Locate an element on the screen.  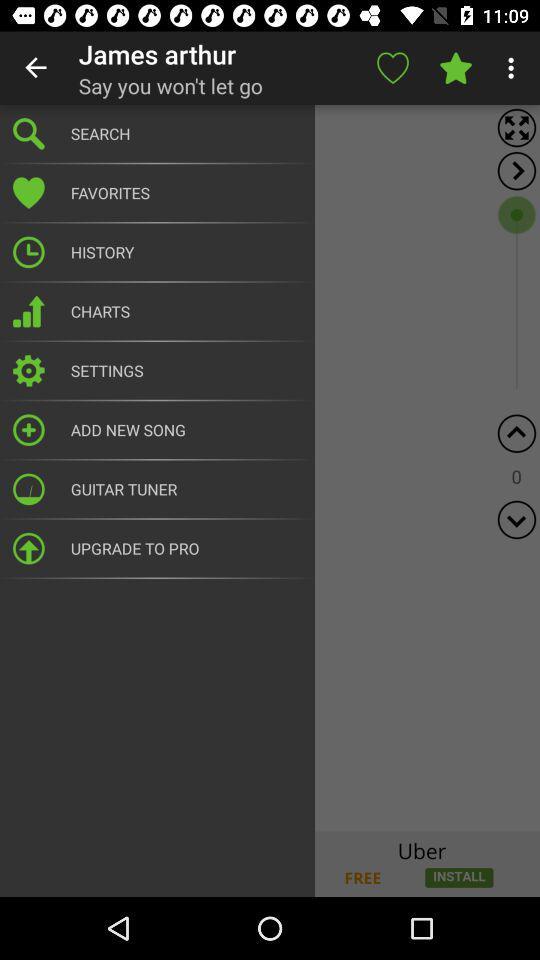
use the left menu to navigate the app is located at coordinates (270, 468).